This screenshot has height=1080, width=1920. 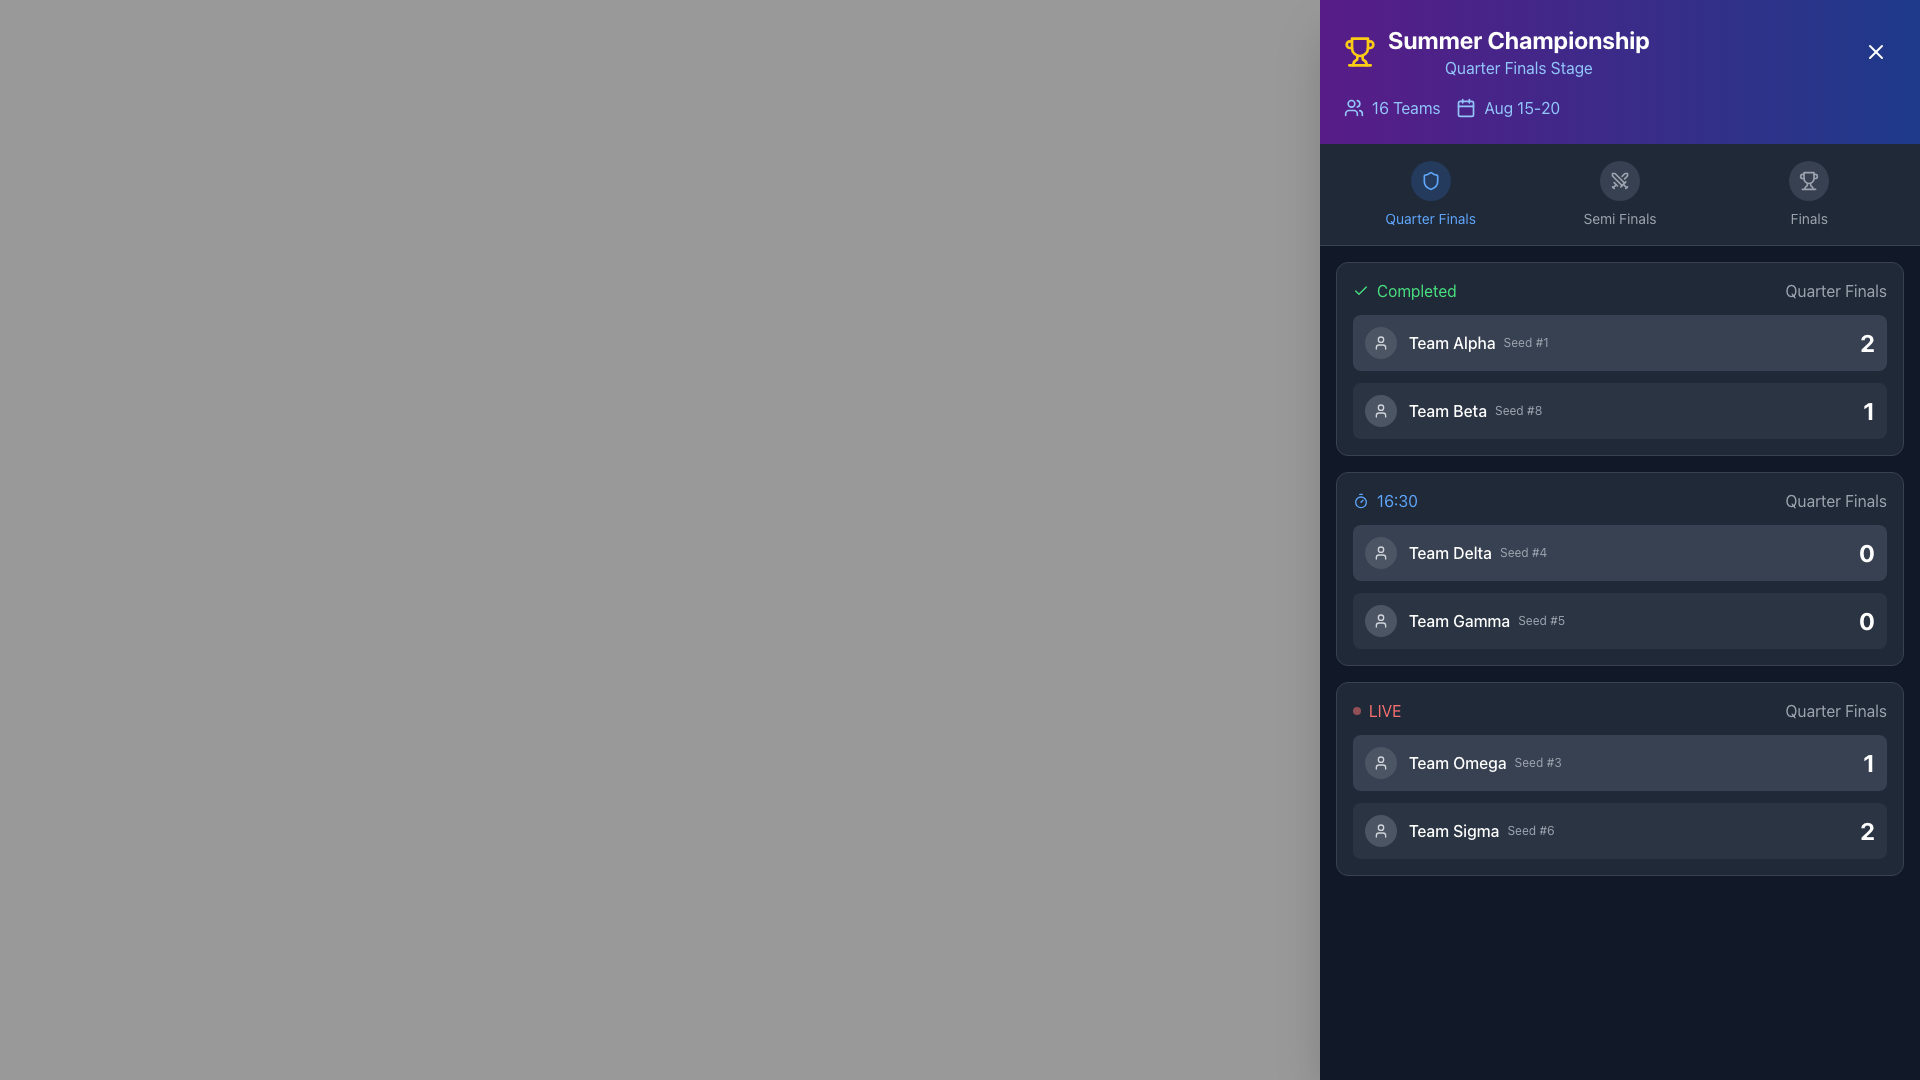 I want to click on the user representation icon located on the left side of the team names within a list item, so click(x=1380, y=620).